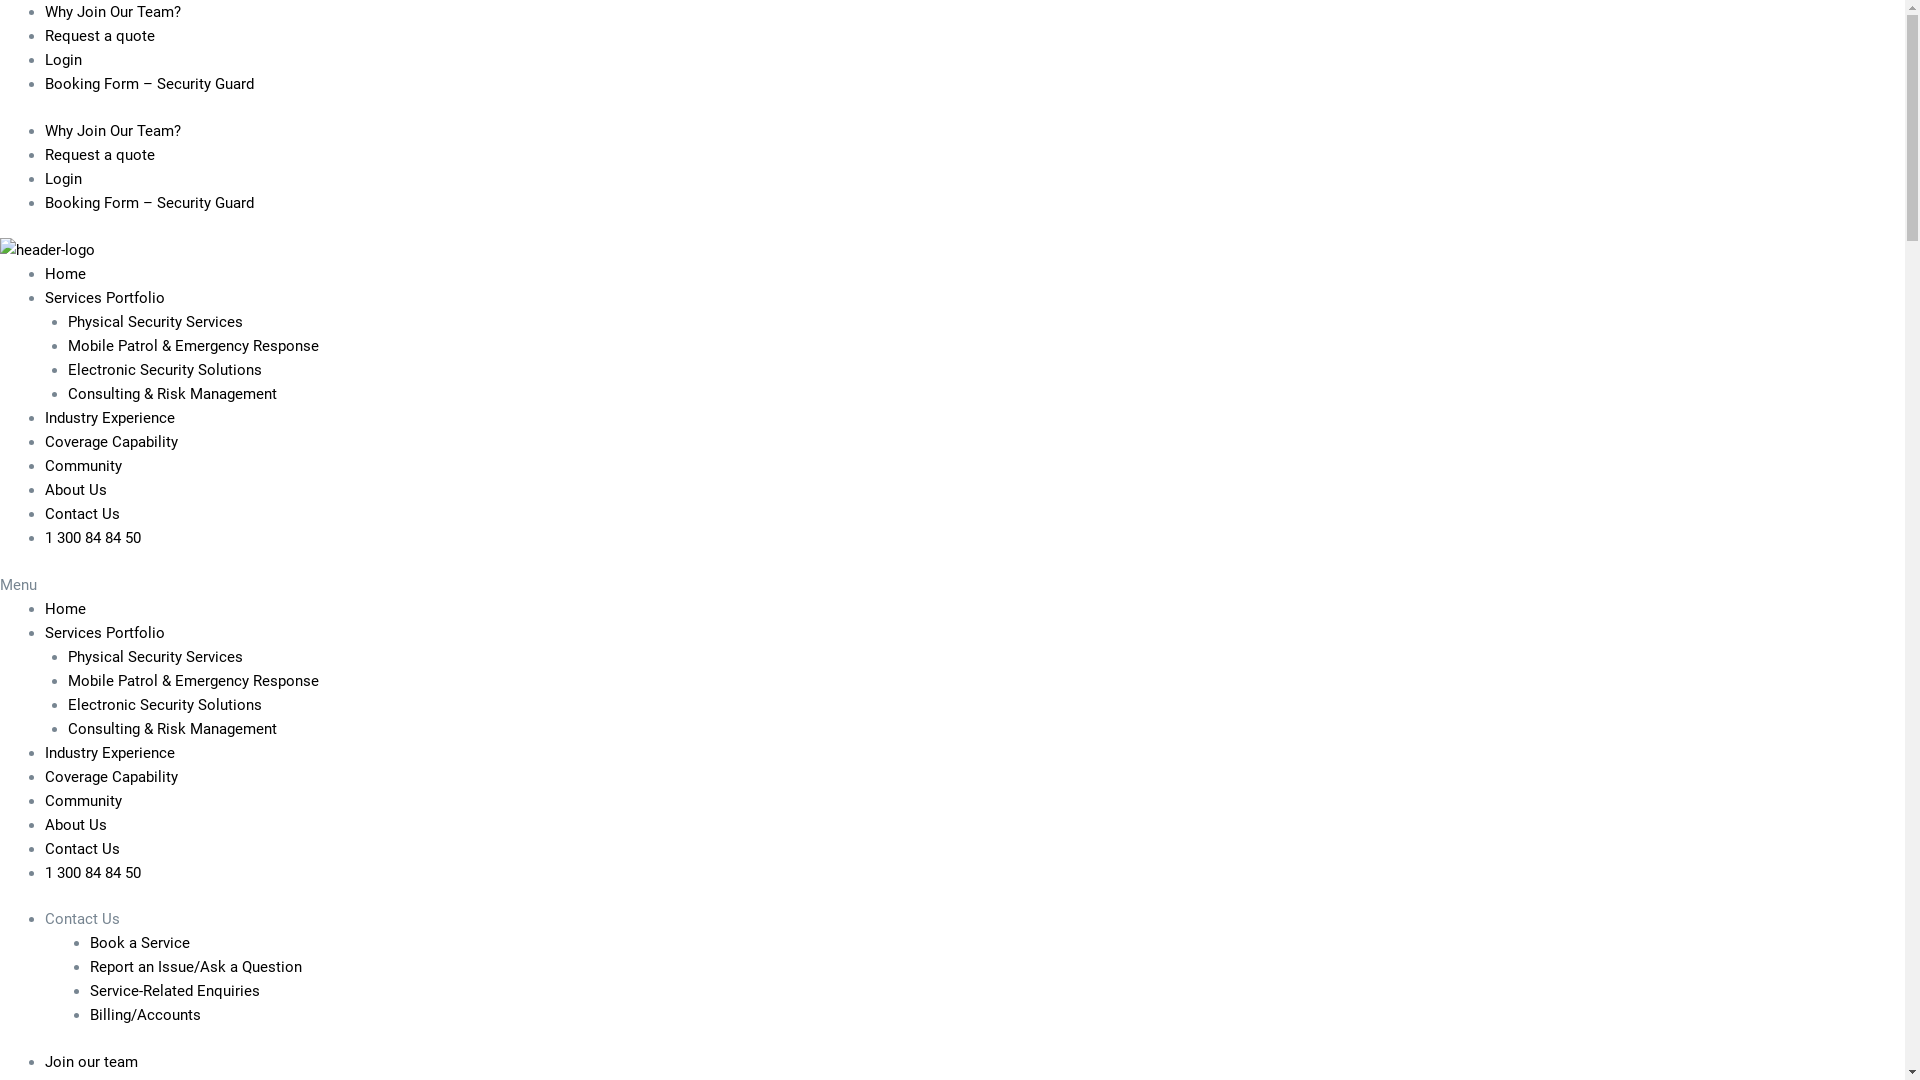 This screenshot has width=1920, height=1080. What do you see at coordinates (164, 704) in the screenshot?
I see `'Electronic Security Solutions'` at bounding box center [164, 704].